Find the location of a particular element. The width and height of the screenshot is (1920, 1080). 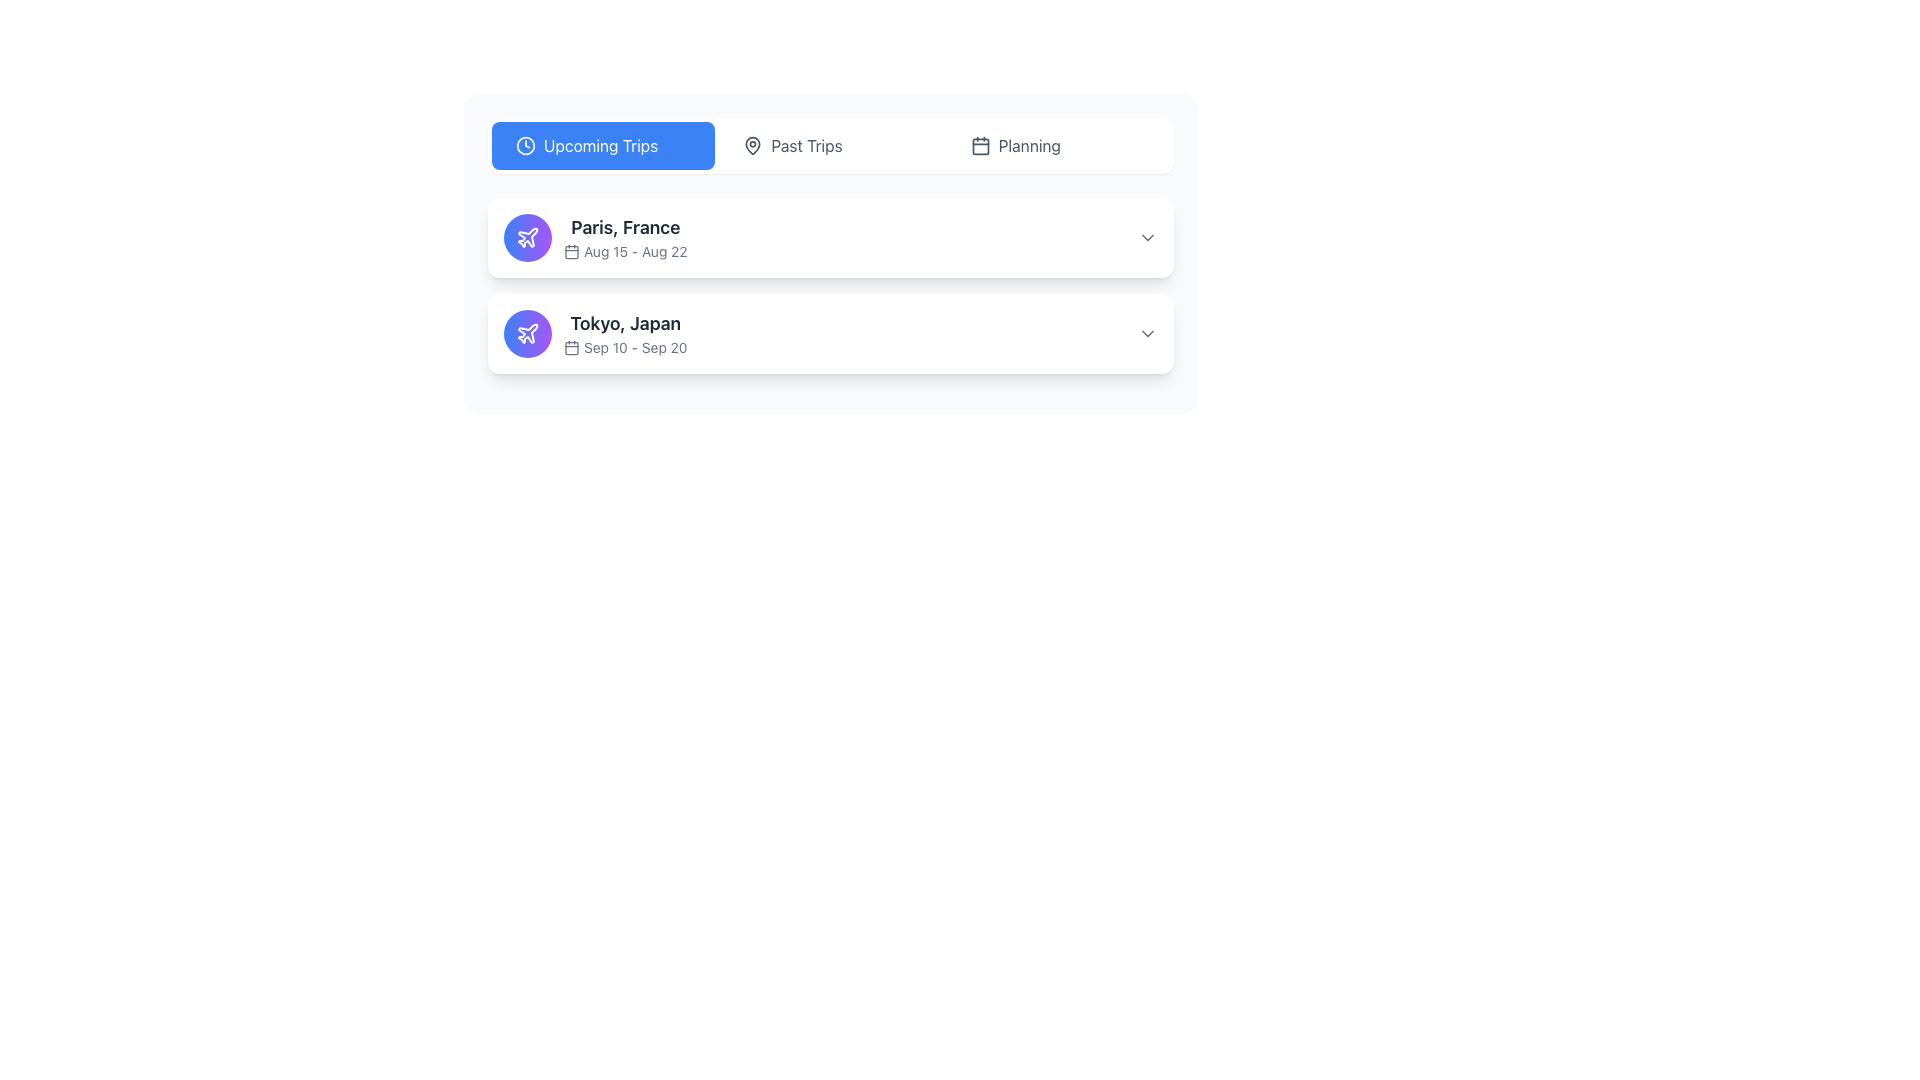

the first Informational Card representing a trip to Paris, France is located at coordinates (830, 237).